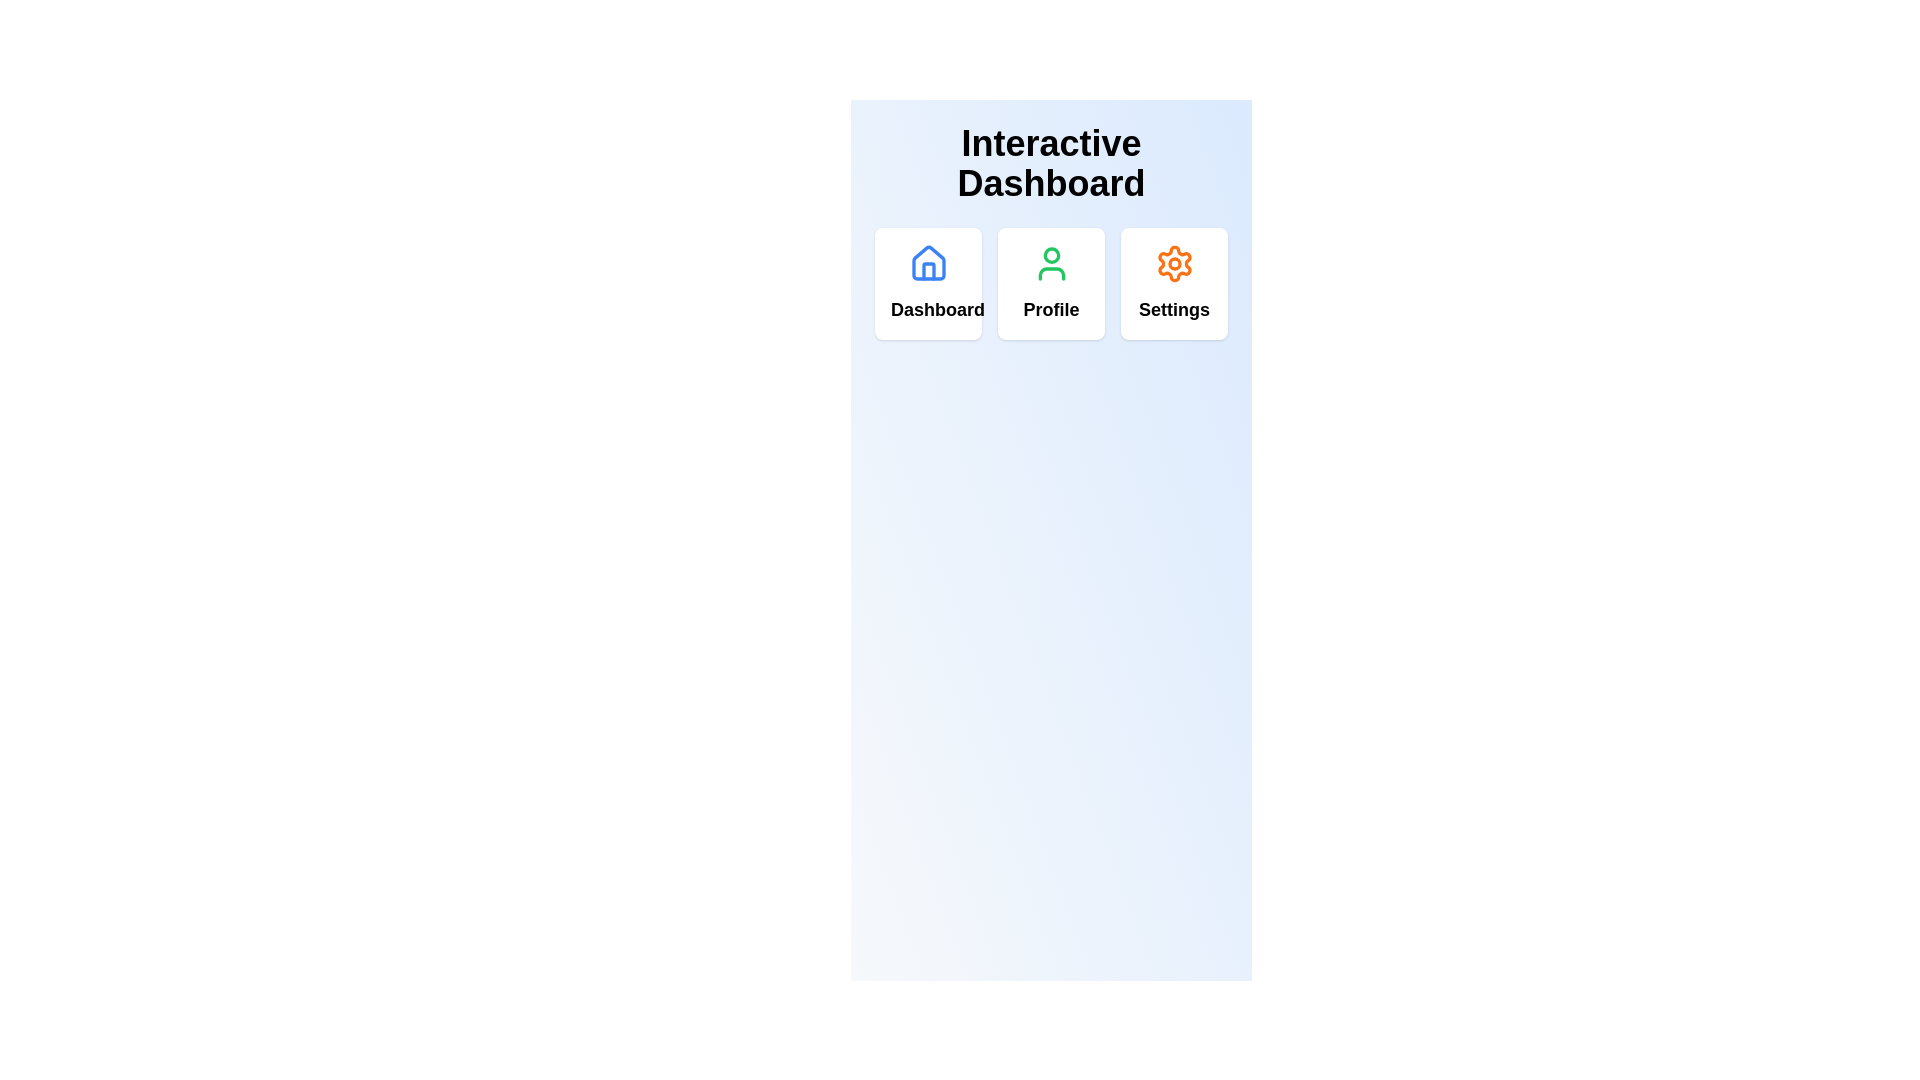 This screenshot has width=1920, height=1080. Describe the element at coordinates (1050, 262) in the screenshot. I see `the user icon, which is a stylized person represented with a circular head and a small curved line below for the body, displayed in green color, located in the center of the middle card under the title 'Interactive Dashboard'` at that location.